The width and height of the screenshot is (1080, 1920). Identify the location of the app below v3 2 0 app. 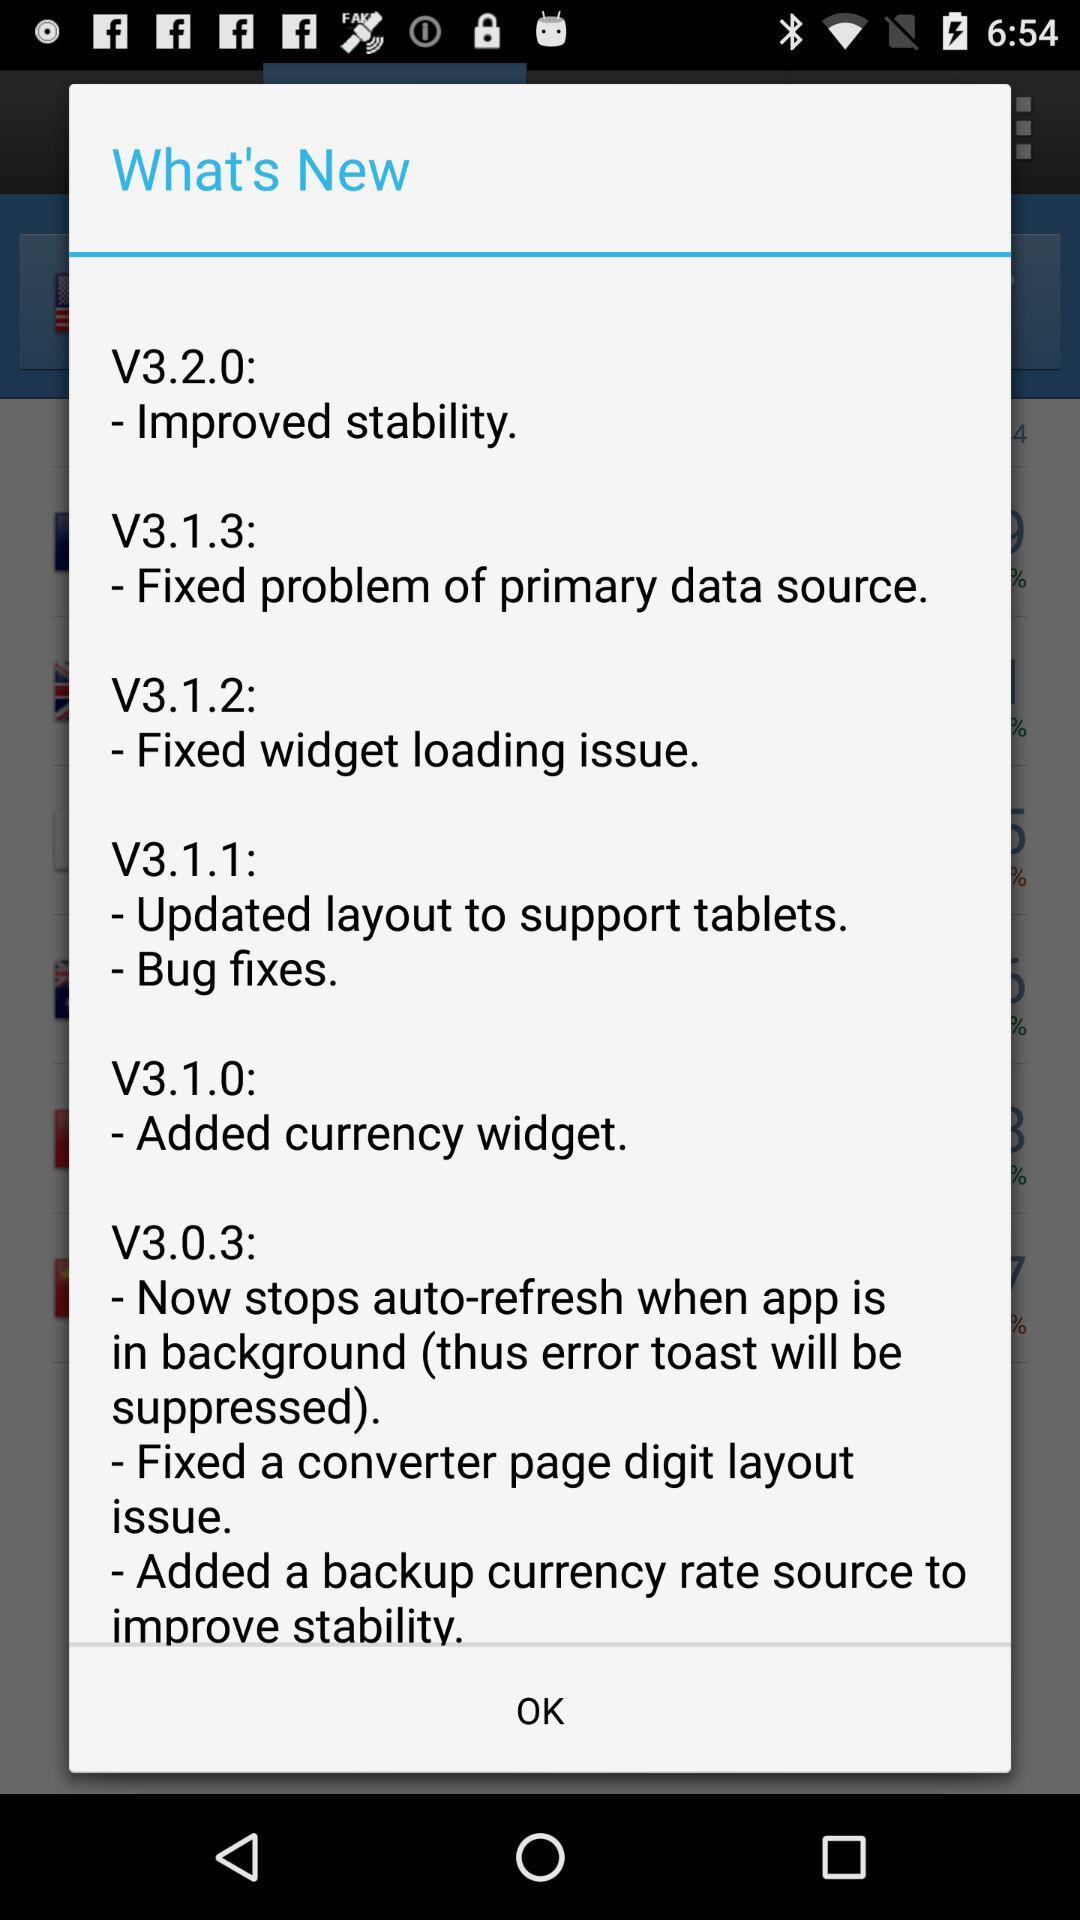
(540, 1708).